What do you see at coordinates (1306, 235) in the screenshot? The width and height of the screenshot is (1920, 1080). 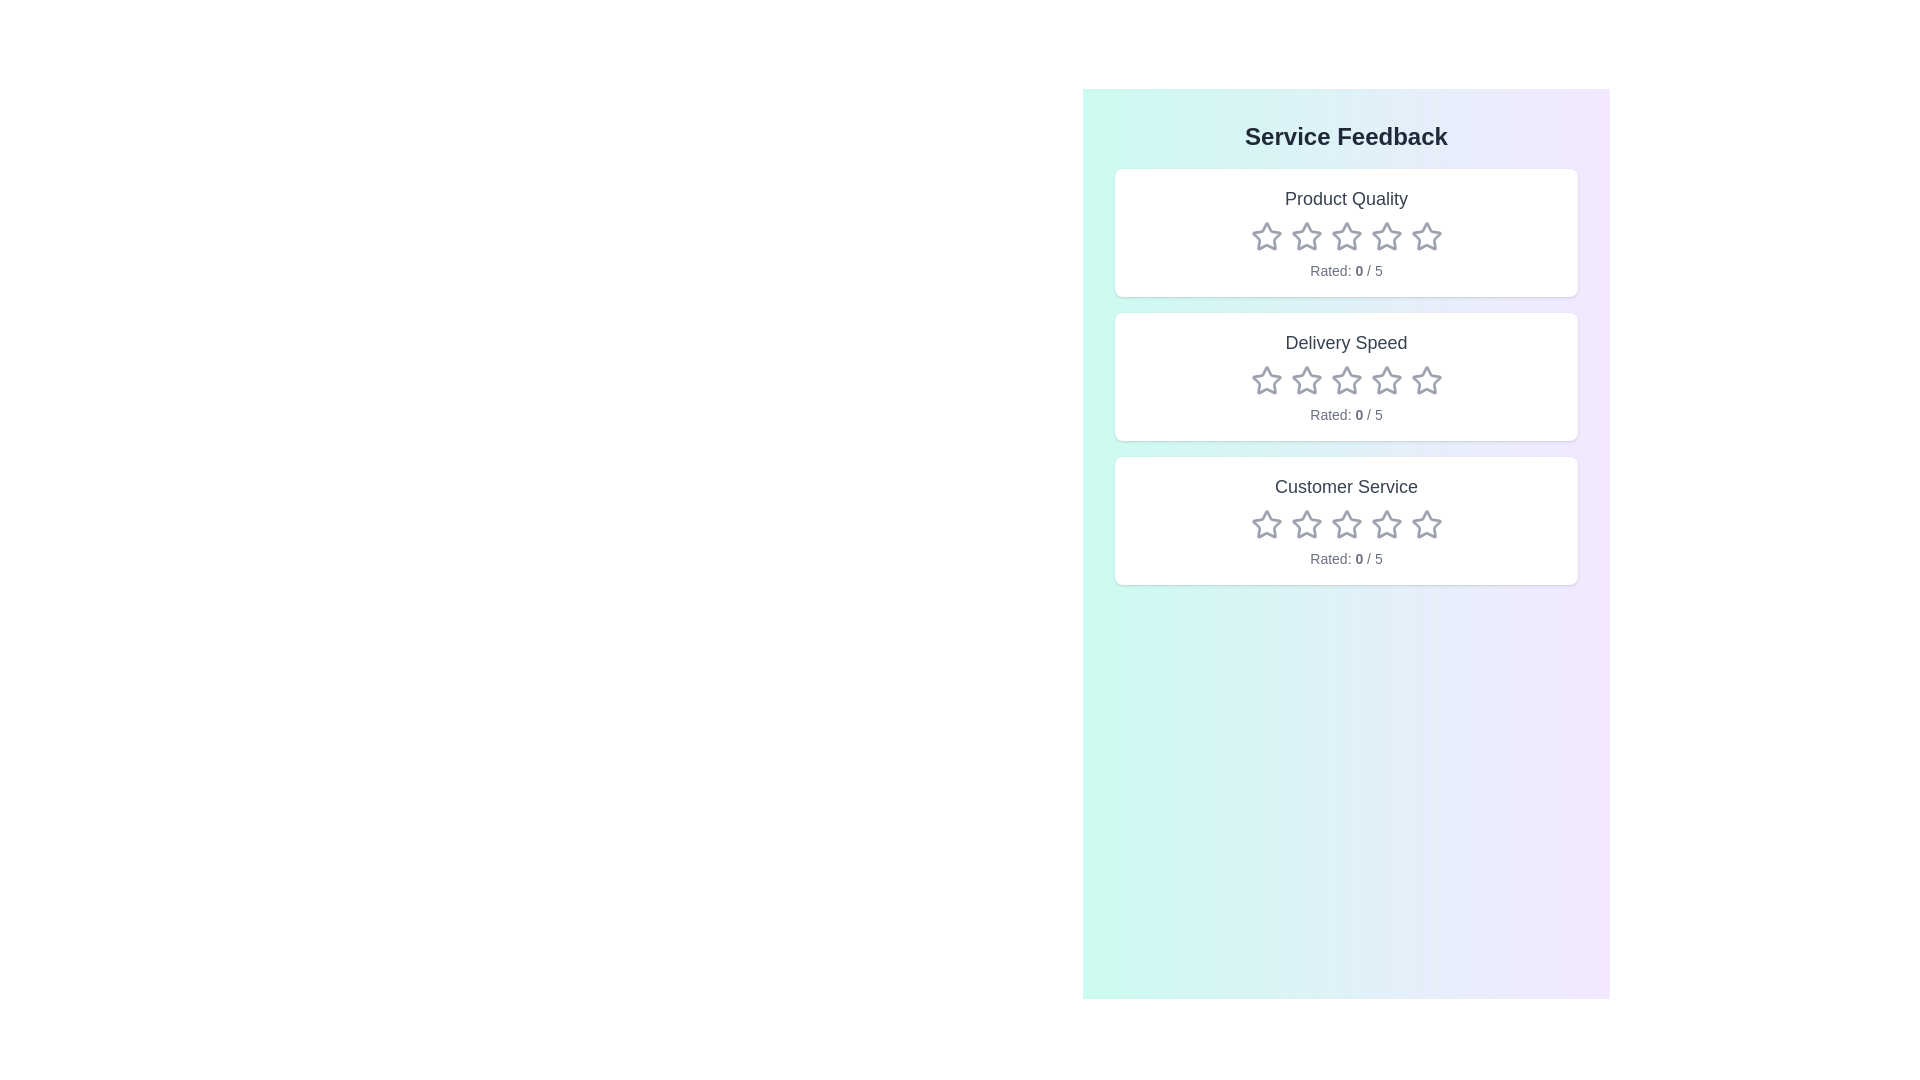 I see `the star icon for 2 stars in the 'Product Quality' section` at bounding box center [1306, 235].